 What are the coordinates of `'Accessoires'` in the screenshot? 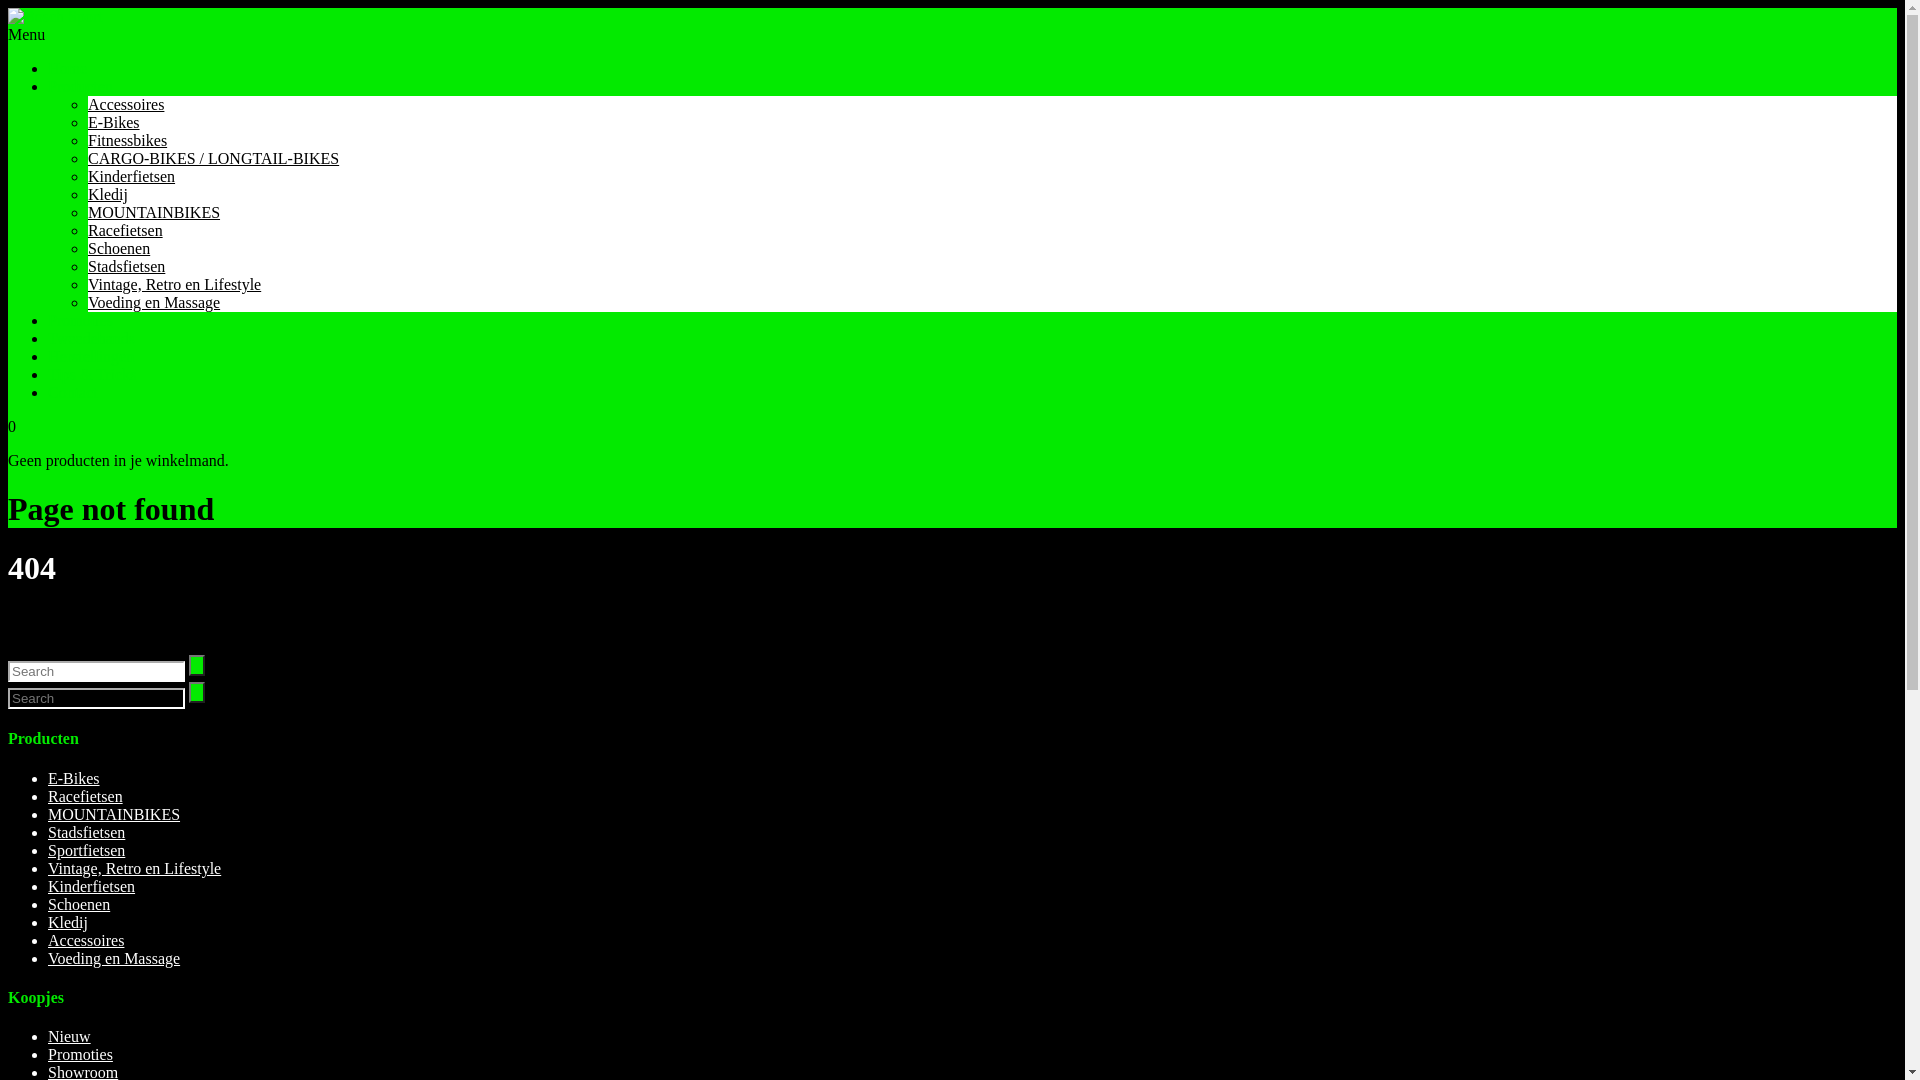 It's located at (48, 940).